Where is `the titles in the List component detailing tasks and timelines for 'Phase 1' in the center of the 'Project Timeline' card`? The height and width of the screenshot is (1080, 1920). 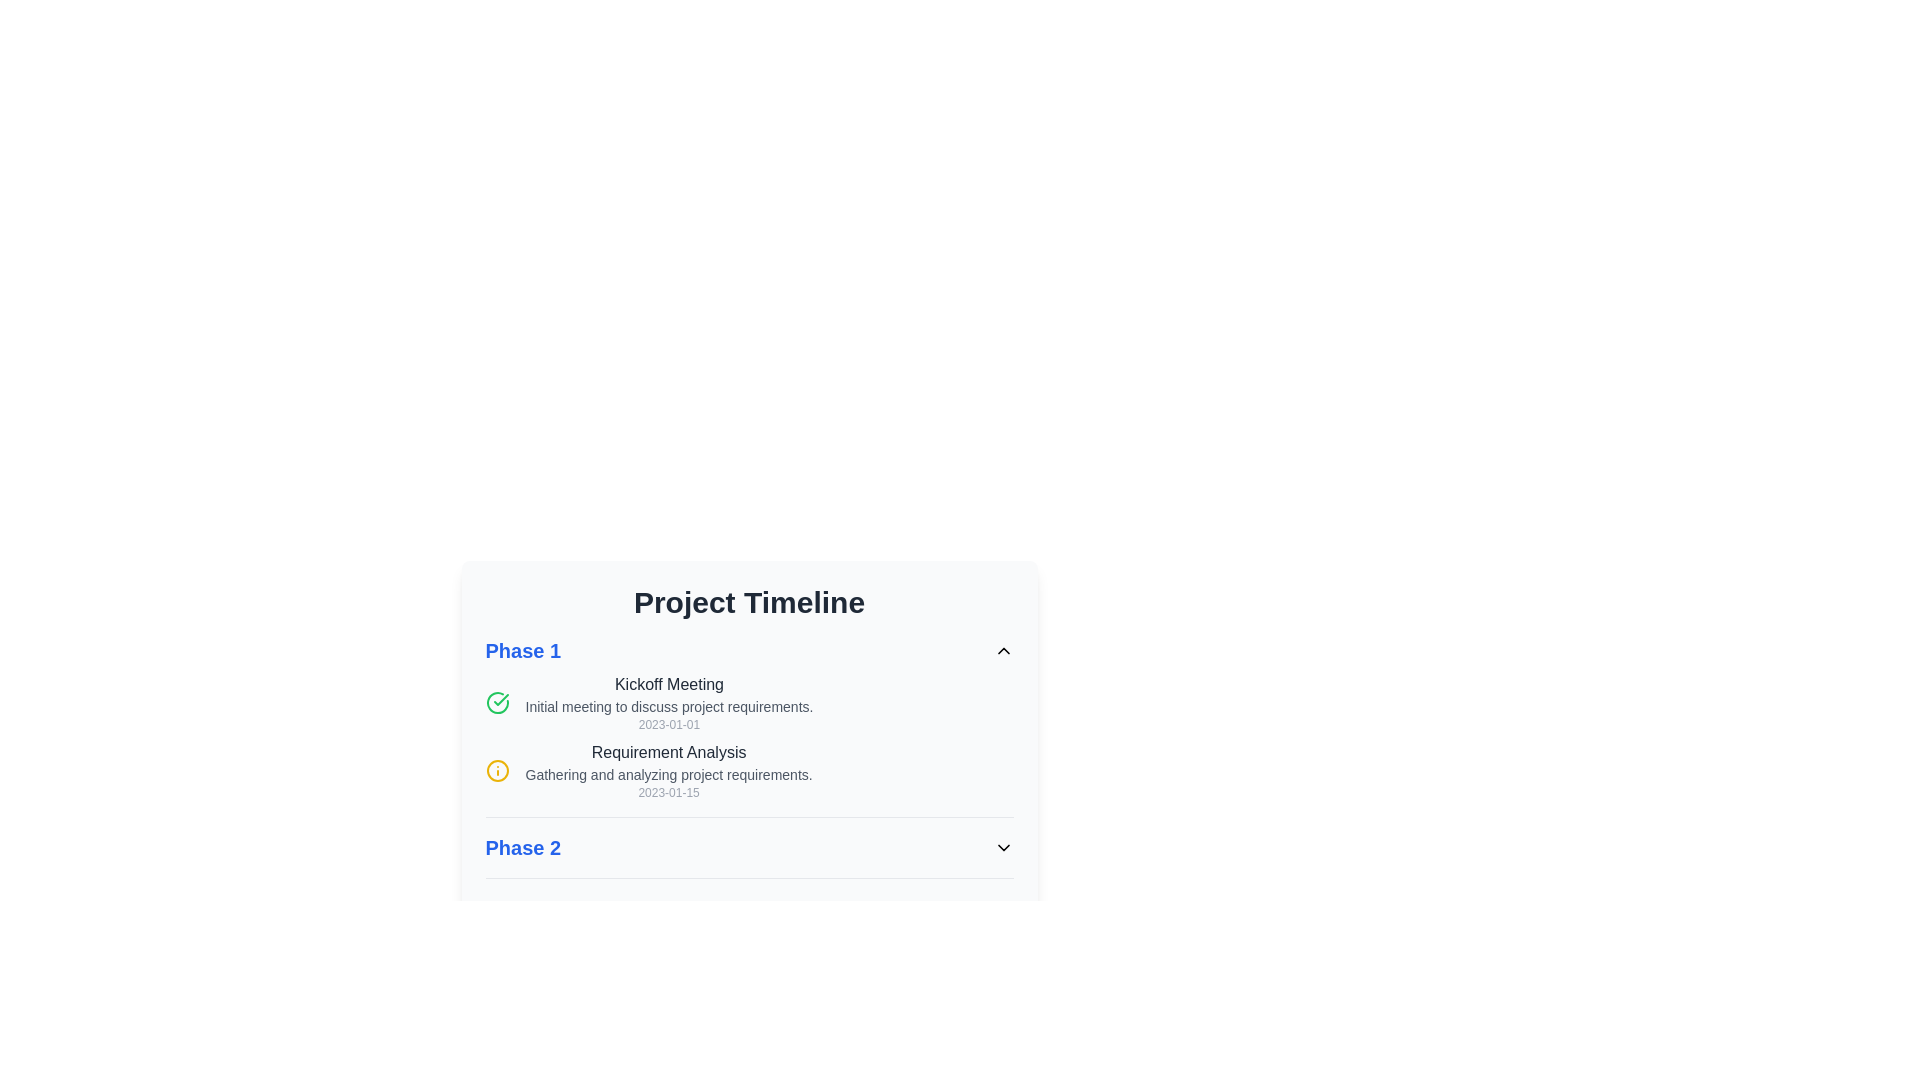
the titles in the List component detailing tasks and timelines for 'Phase 1' in the center of the 'Project Timeline' card is located at coordinates (748, 727).